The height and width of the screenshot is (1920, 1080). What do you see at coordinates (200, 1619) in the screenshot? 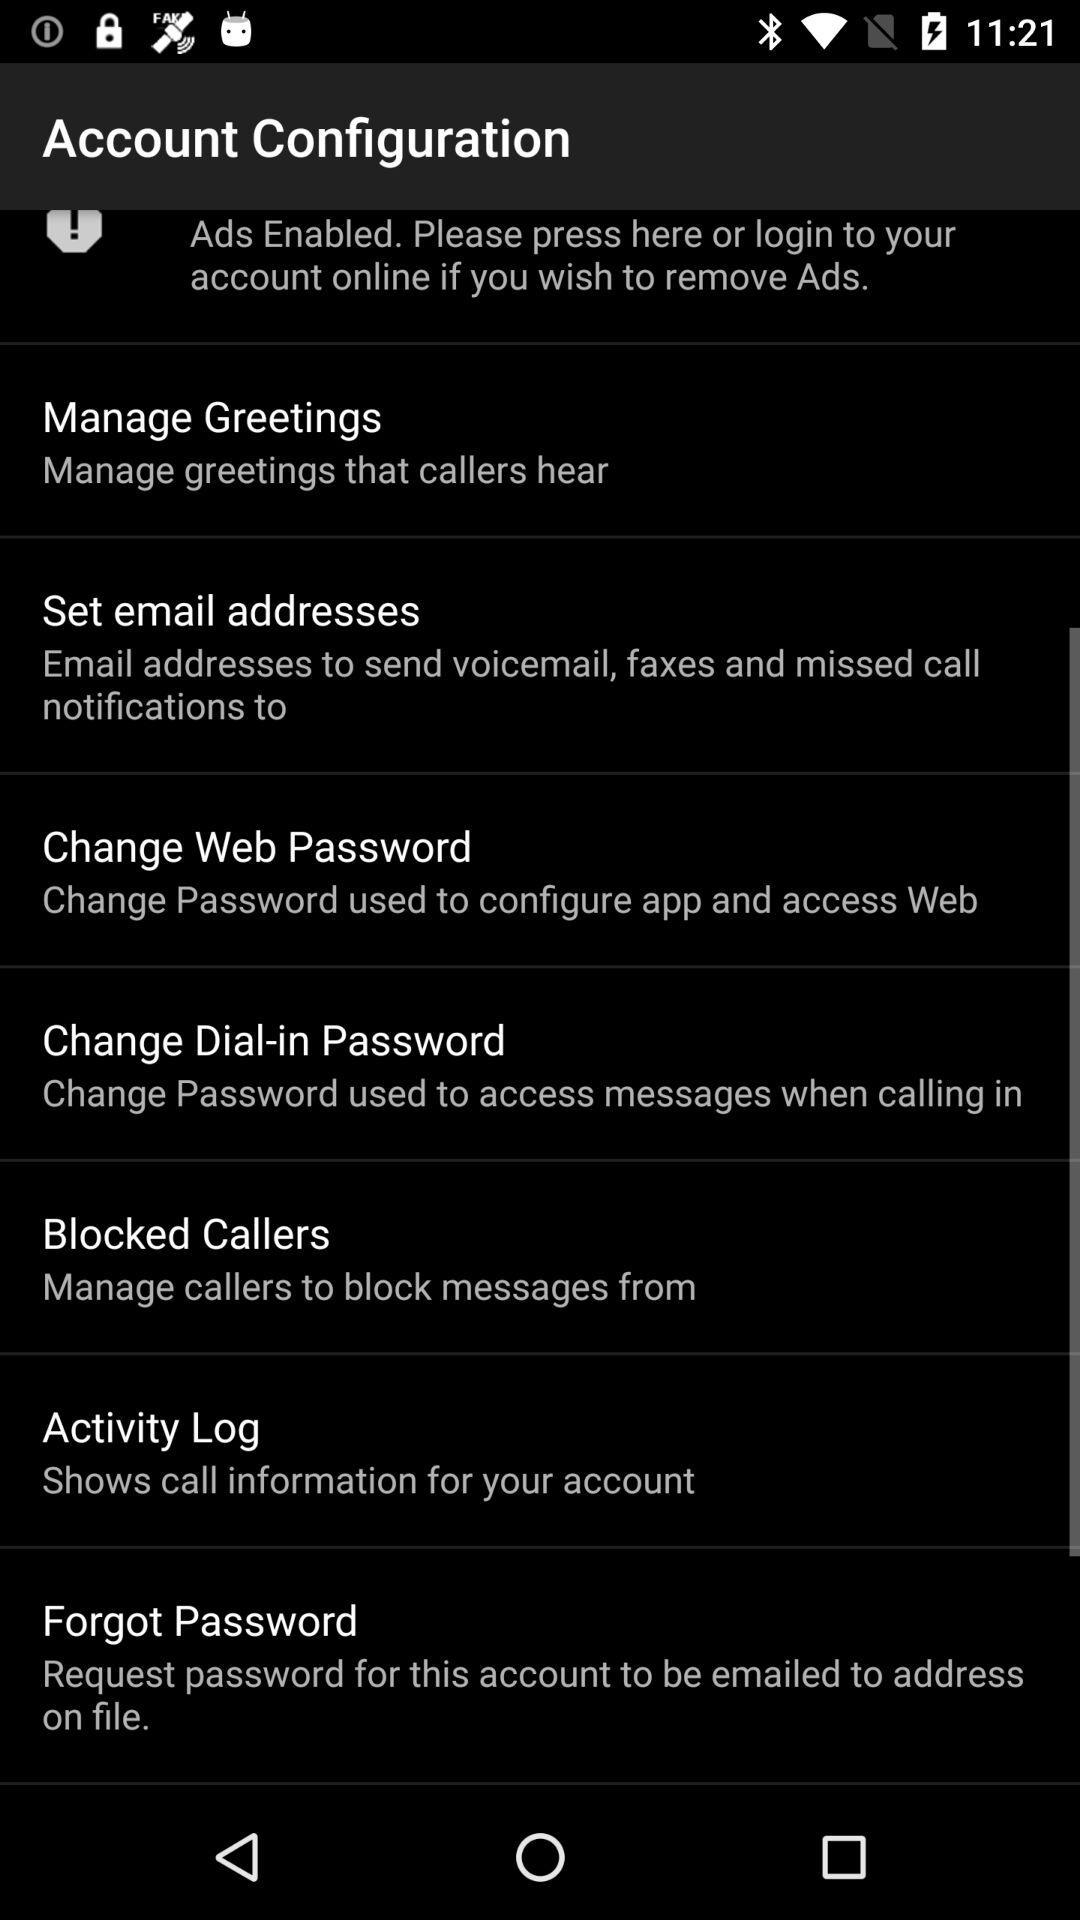
I see `the forgot password` at bounding box center [200, 1619].